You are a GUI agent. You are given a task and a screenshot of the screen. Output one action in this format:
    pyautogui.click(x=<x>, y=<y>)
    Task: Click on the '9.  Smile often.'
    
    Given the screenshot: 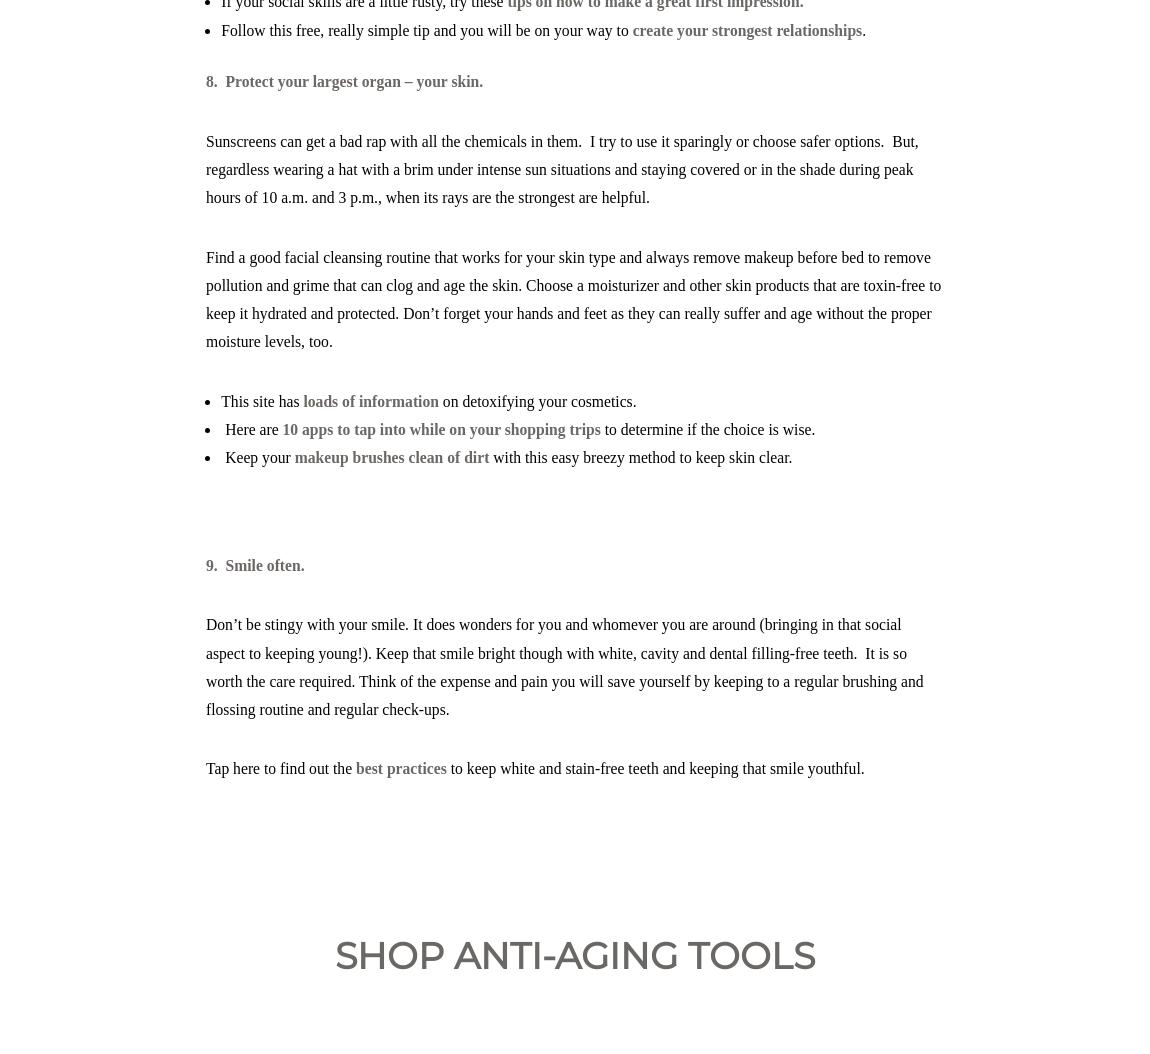 What is the action you would take?
    pyautogui.click(x=253, y=564)
    